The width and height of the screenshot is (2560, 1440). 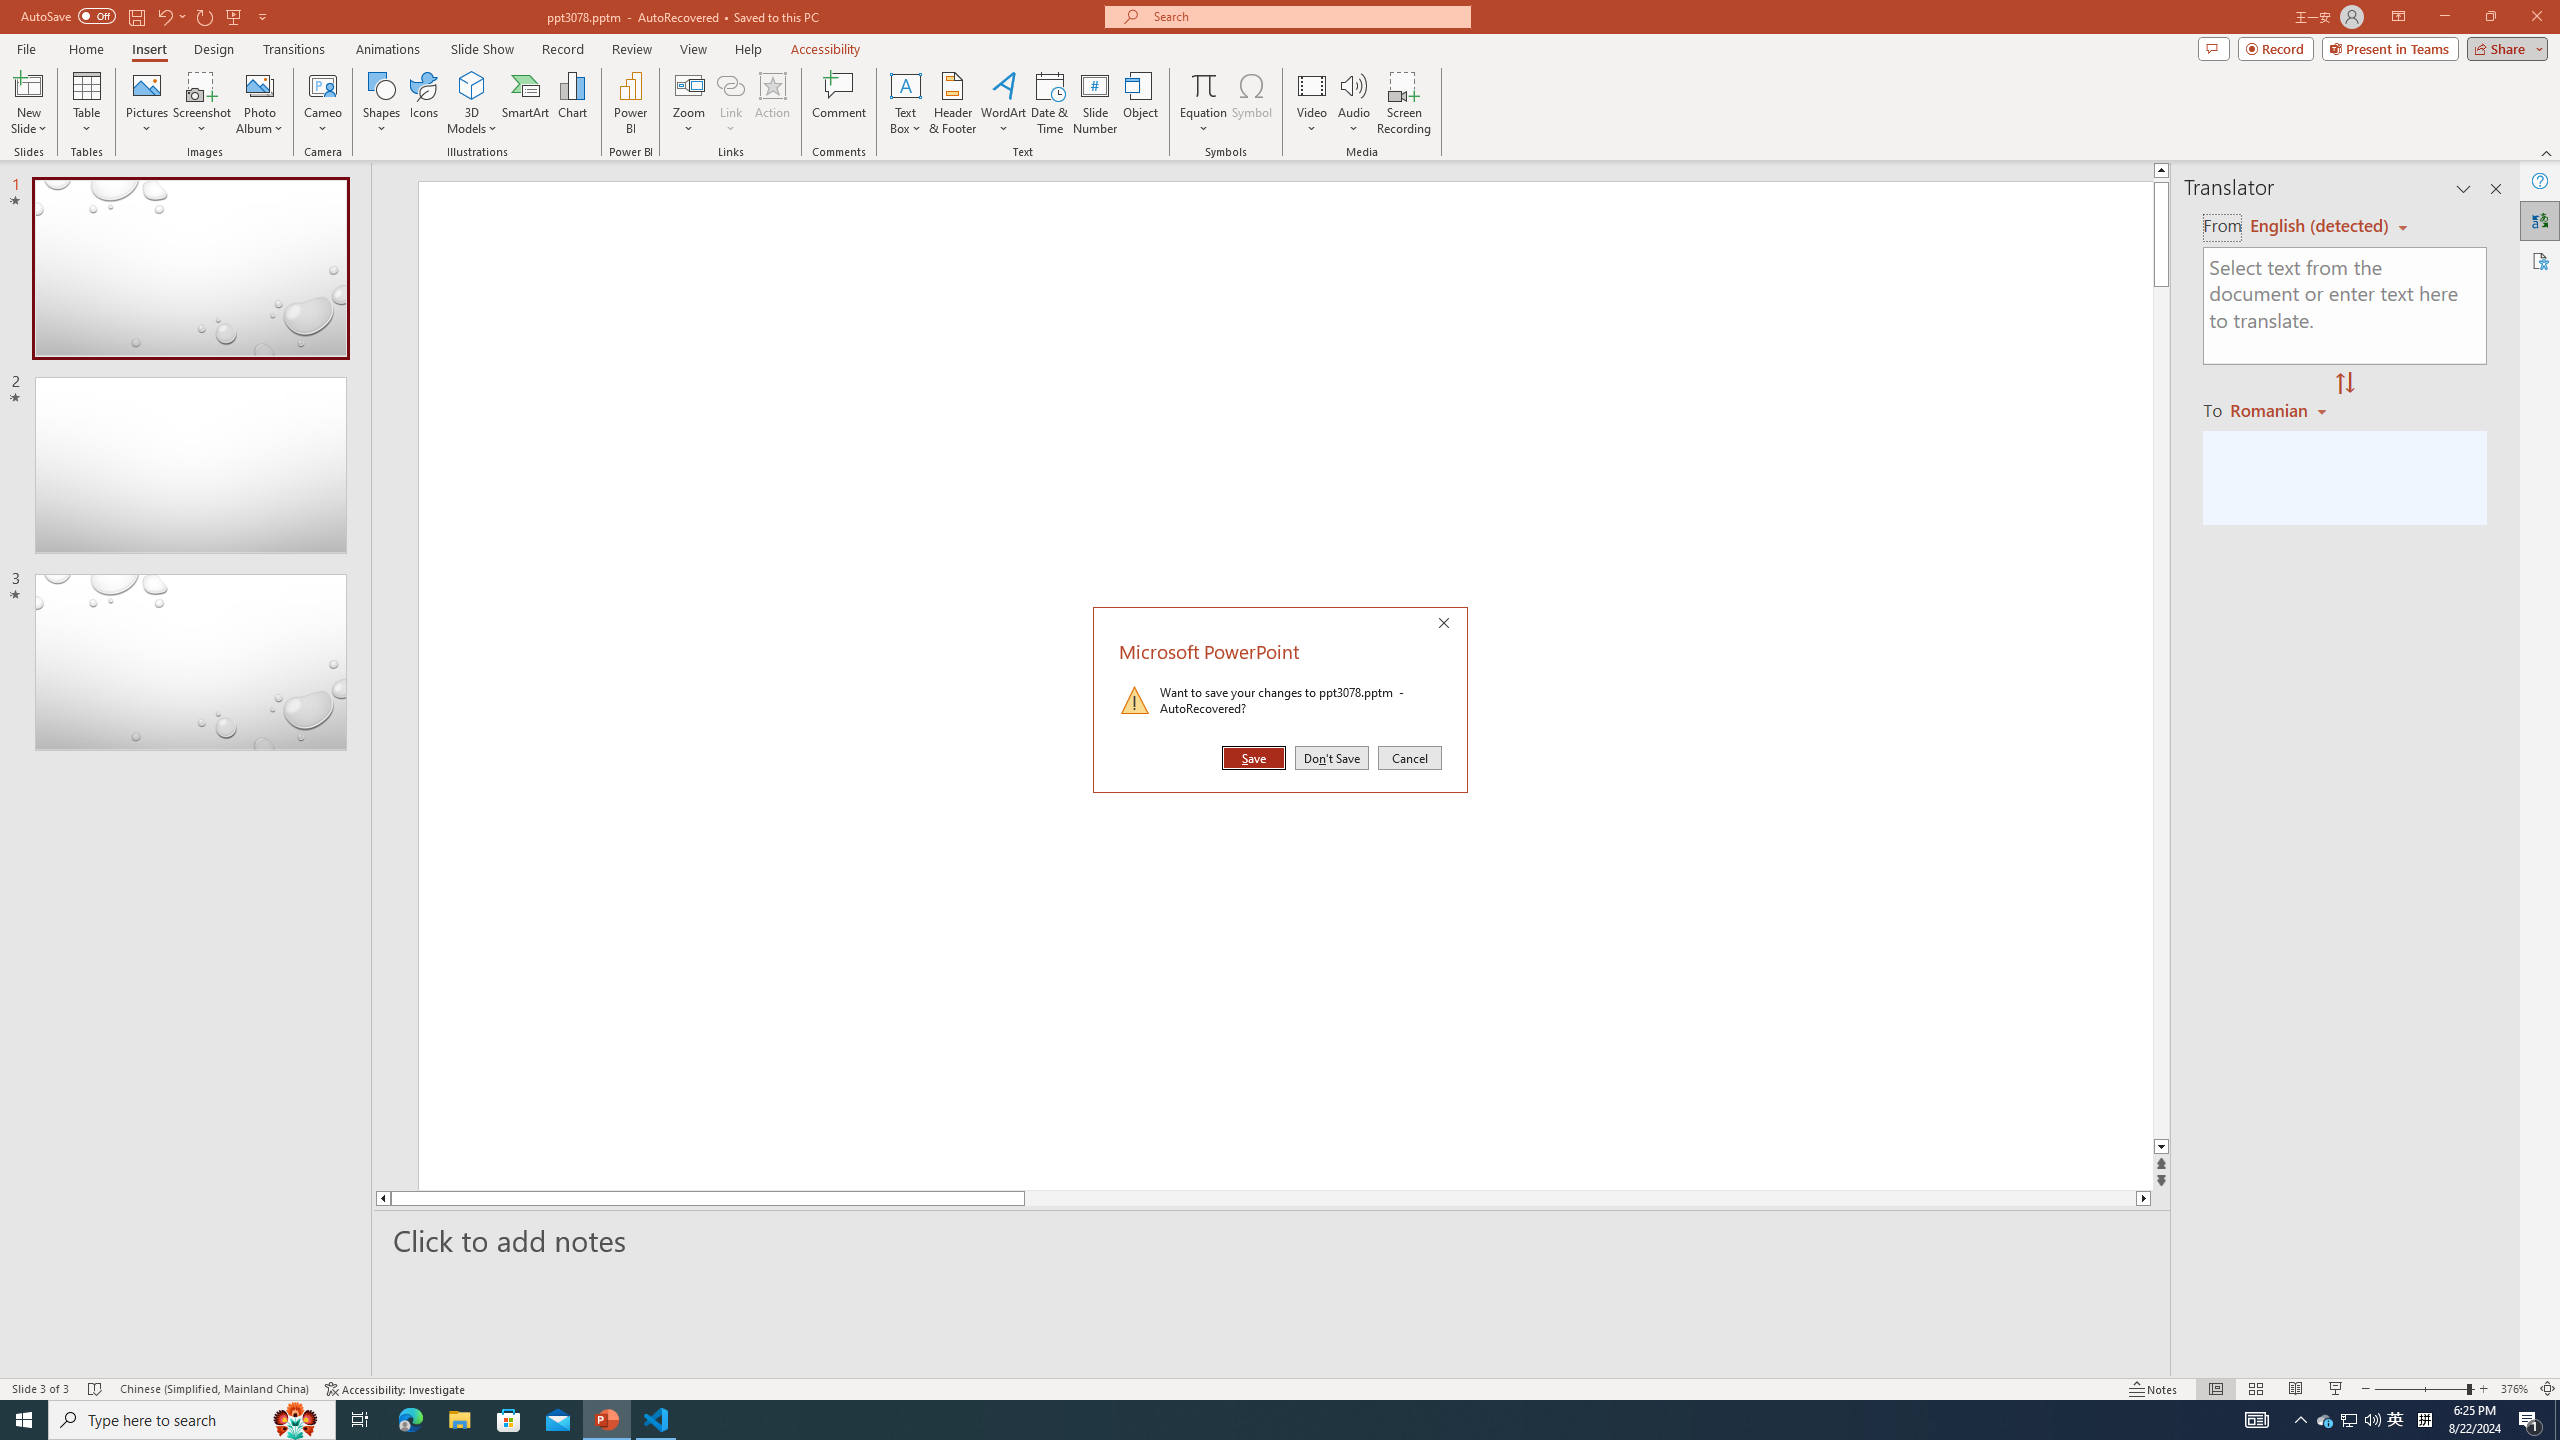 What do you see at coordinates (1409, 758) in the screenshot?
I see `'Cancel'` at bounding box center [1409, 758].